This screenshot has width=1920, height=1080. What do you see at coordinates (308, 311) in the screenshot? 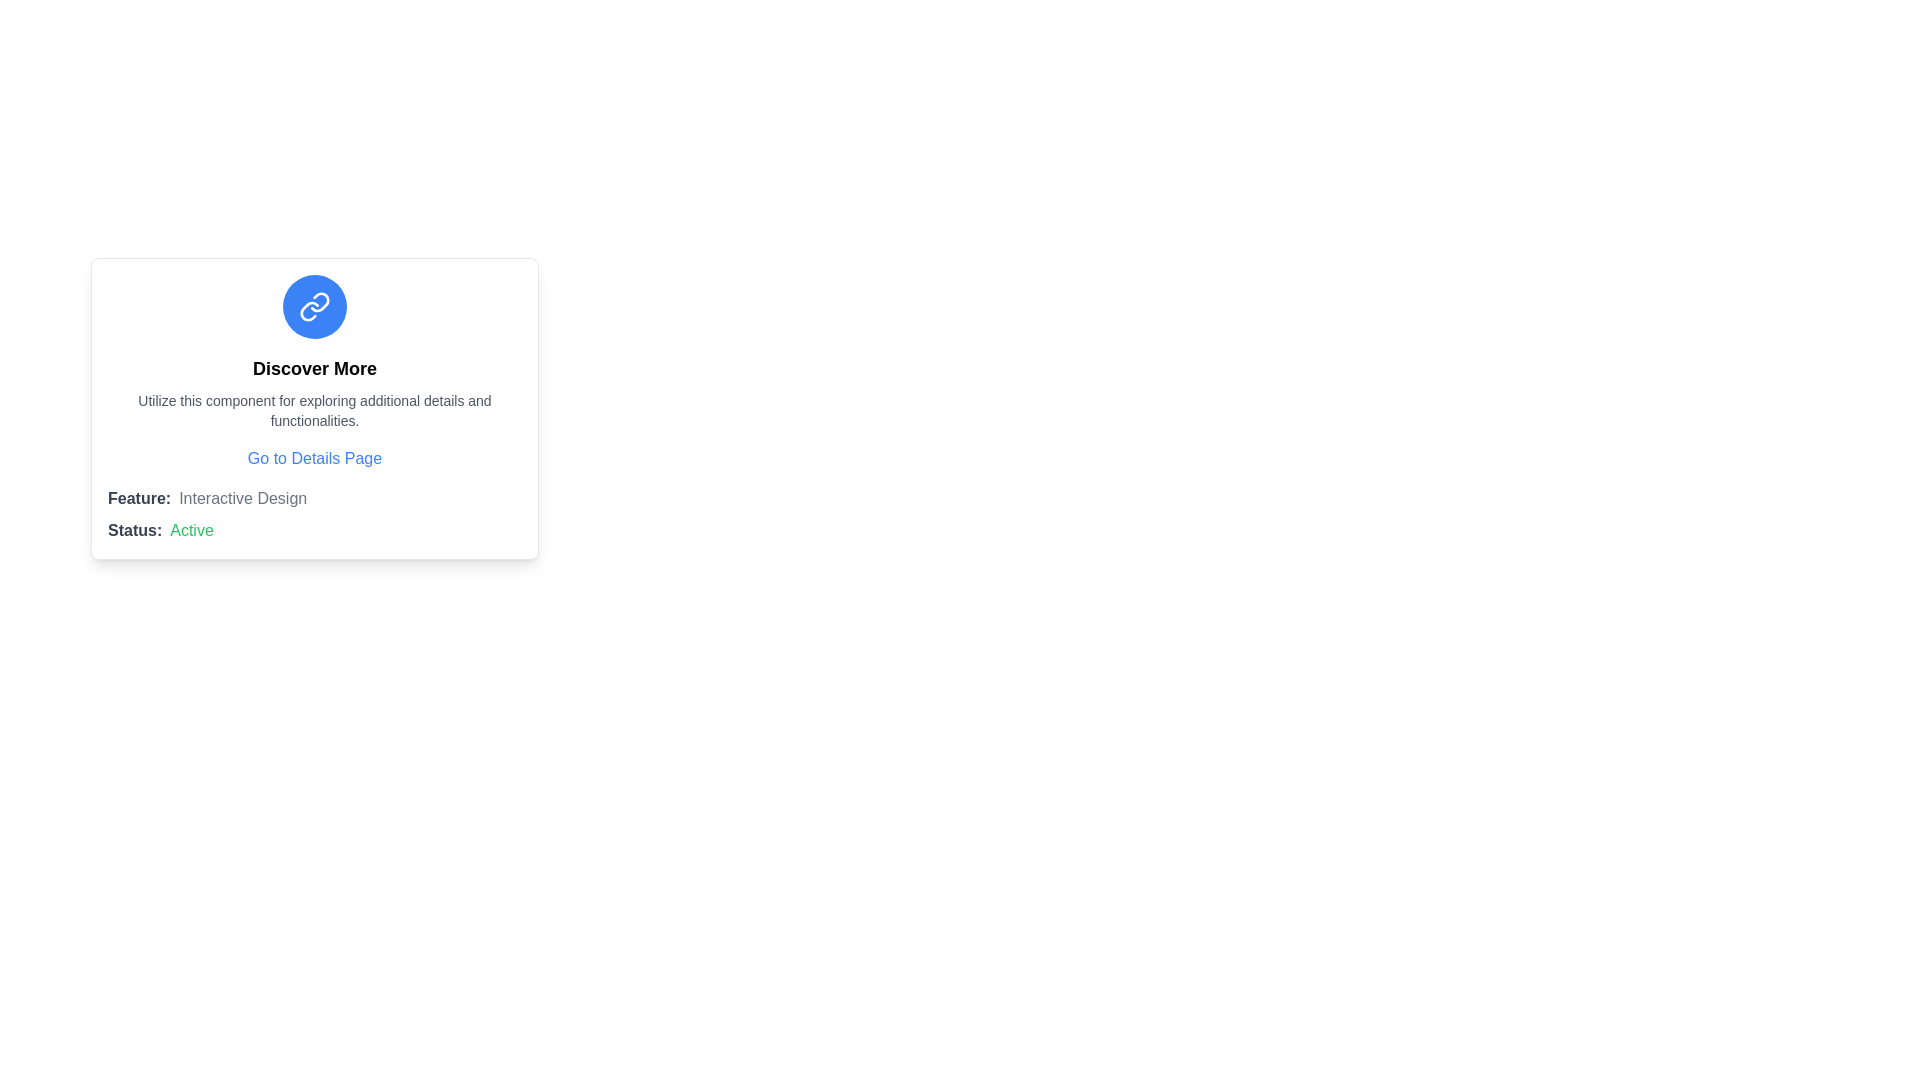
I see `the lower-left component of the circular link icon within the blue circular design at the header of the card` at bounding box center [308, 311].